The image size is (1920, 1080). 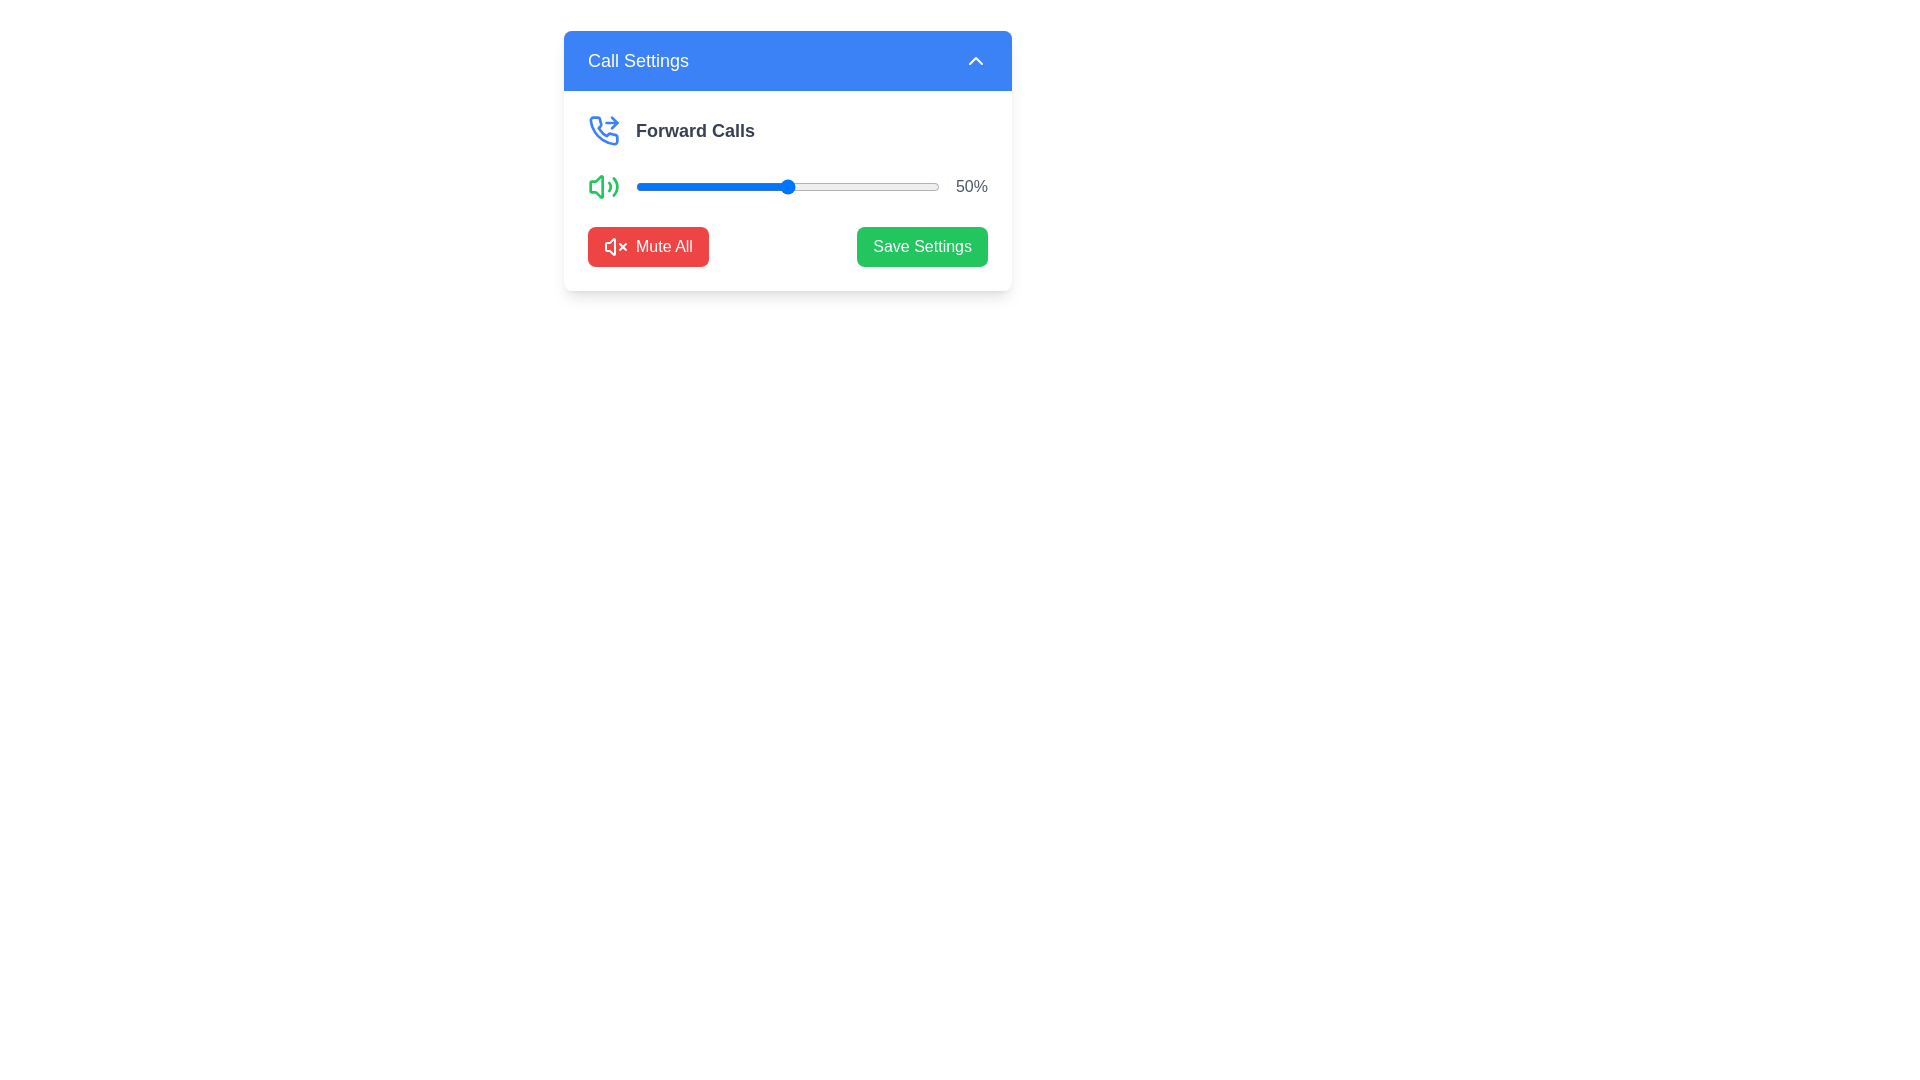 I want to click on the slider, so click(x=728, y=186).